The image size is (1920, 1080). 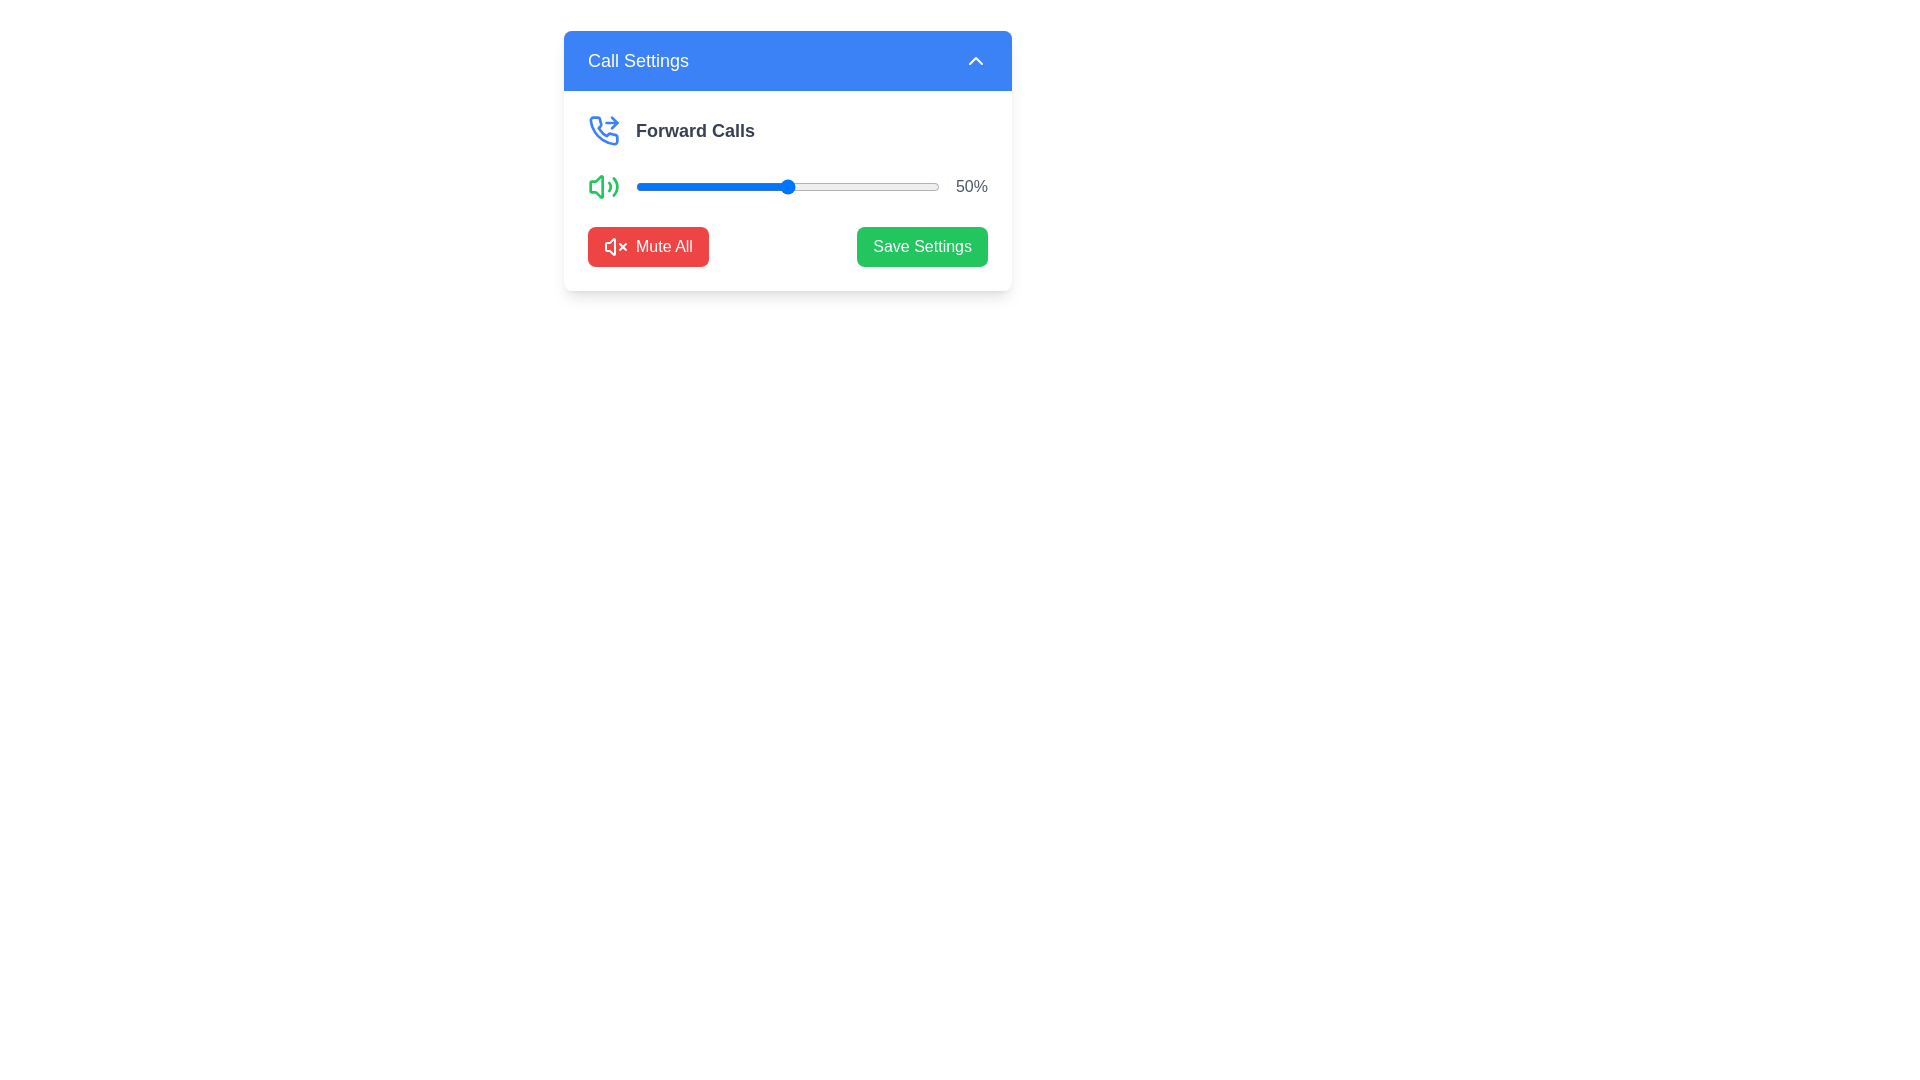 I want to click on the slider, so click(x=728, y=186).